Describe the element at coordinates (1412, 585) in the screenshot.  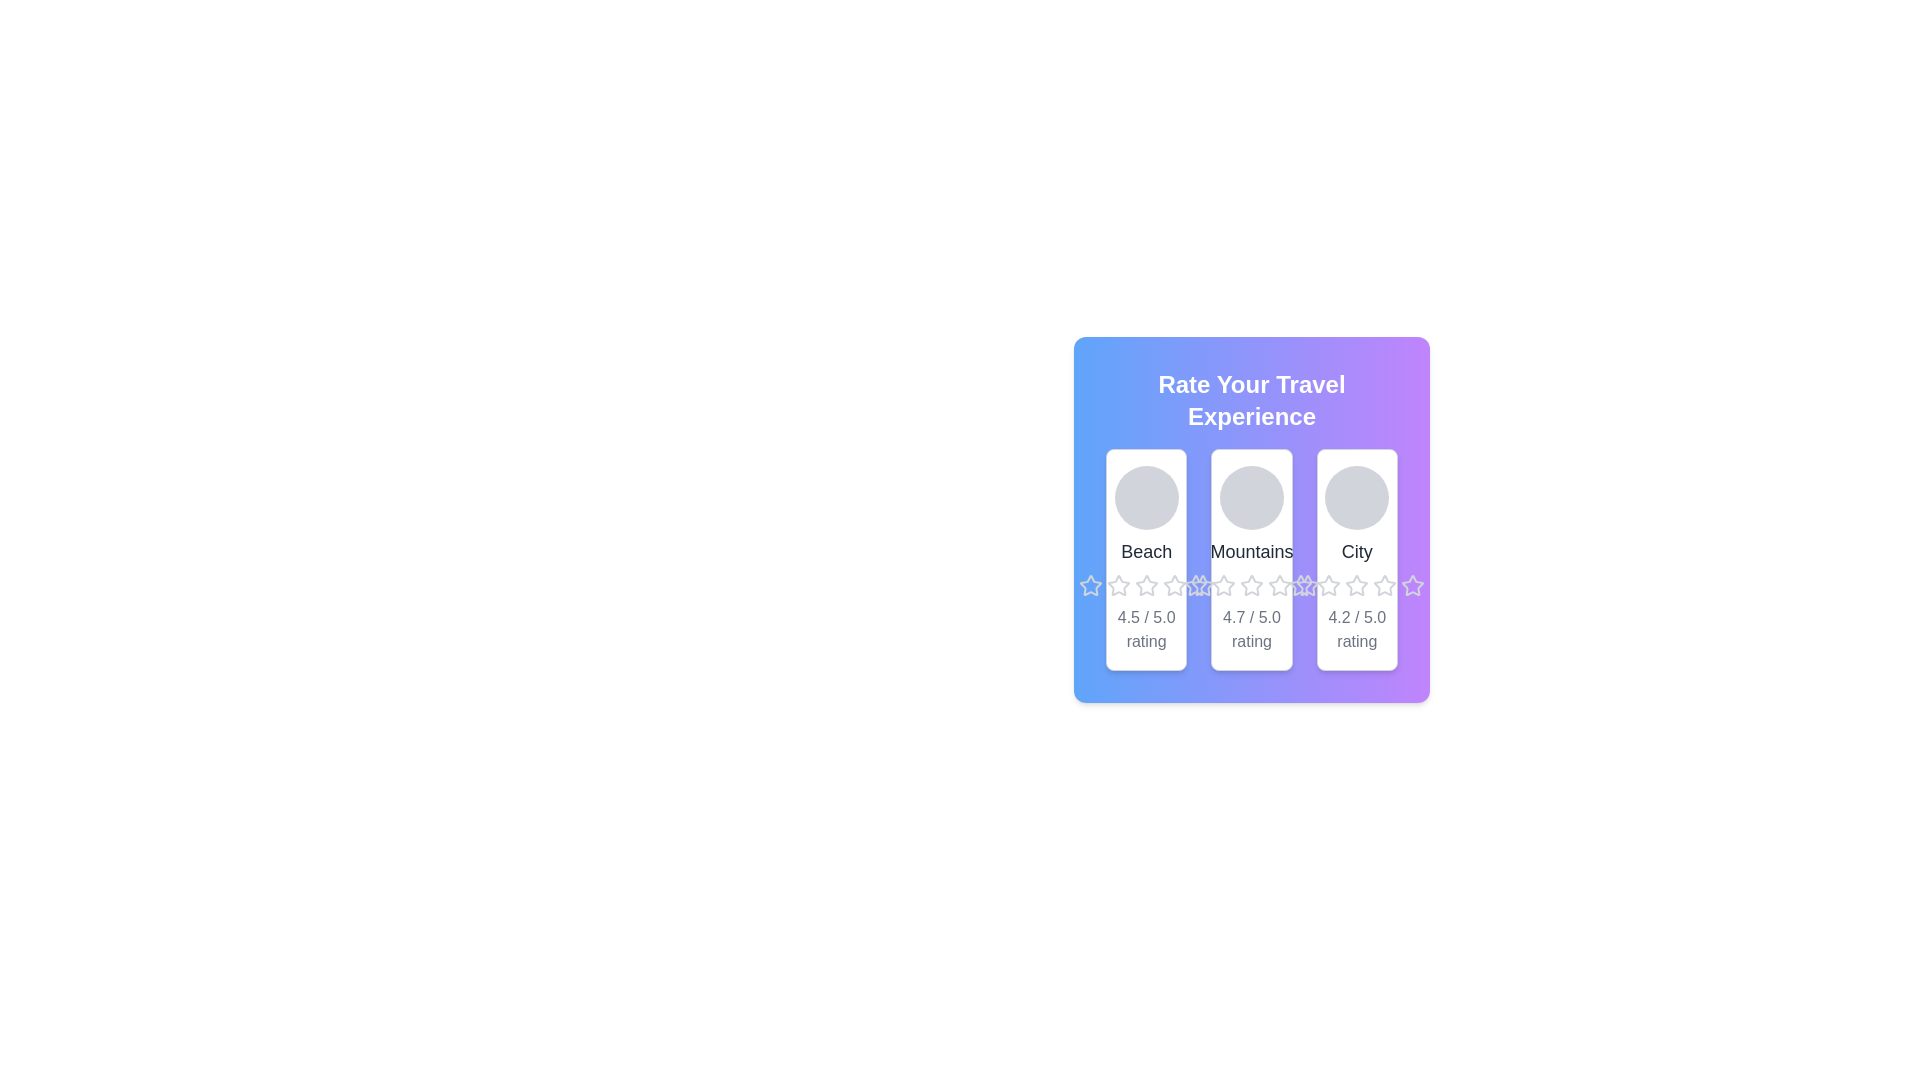
I see `on the fifth star icon in the rating component for the 'City' experience` at that location.